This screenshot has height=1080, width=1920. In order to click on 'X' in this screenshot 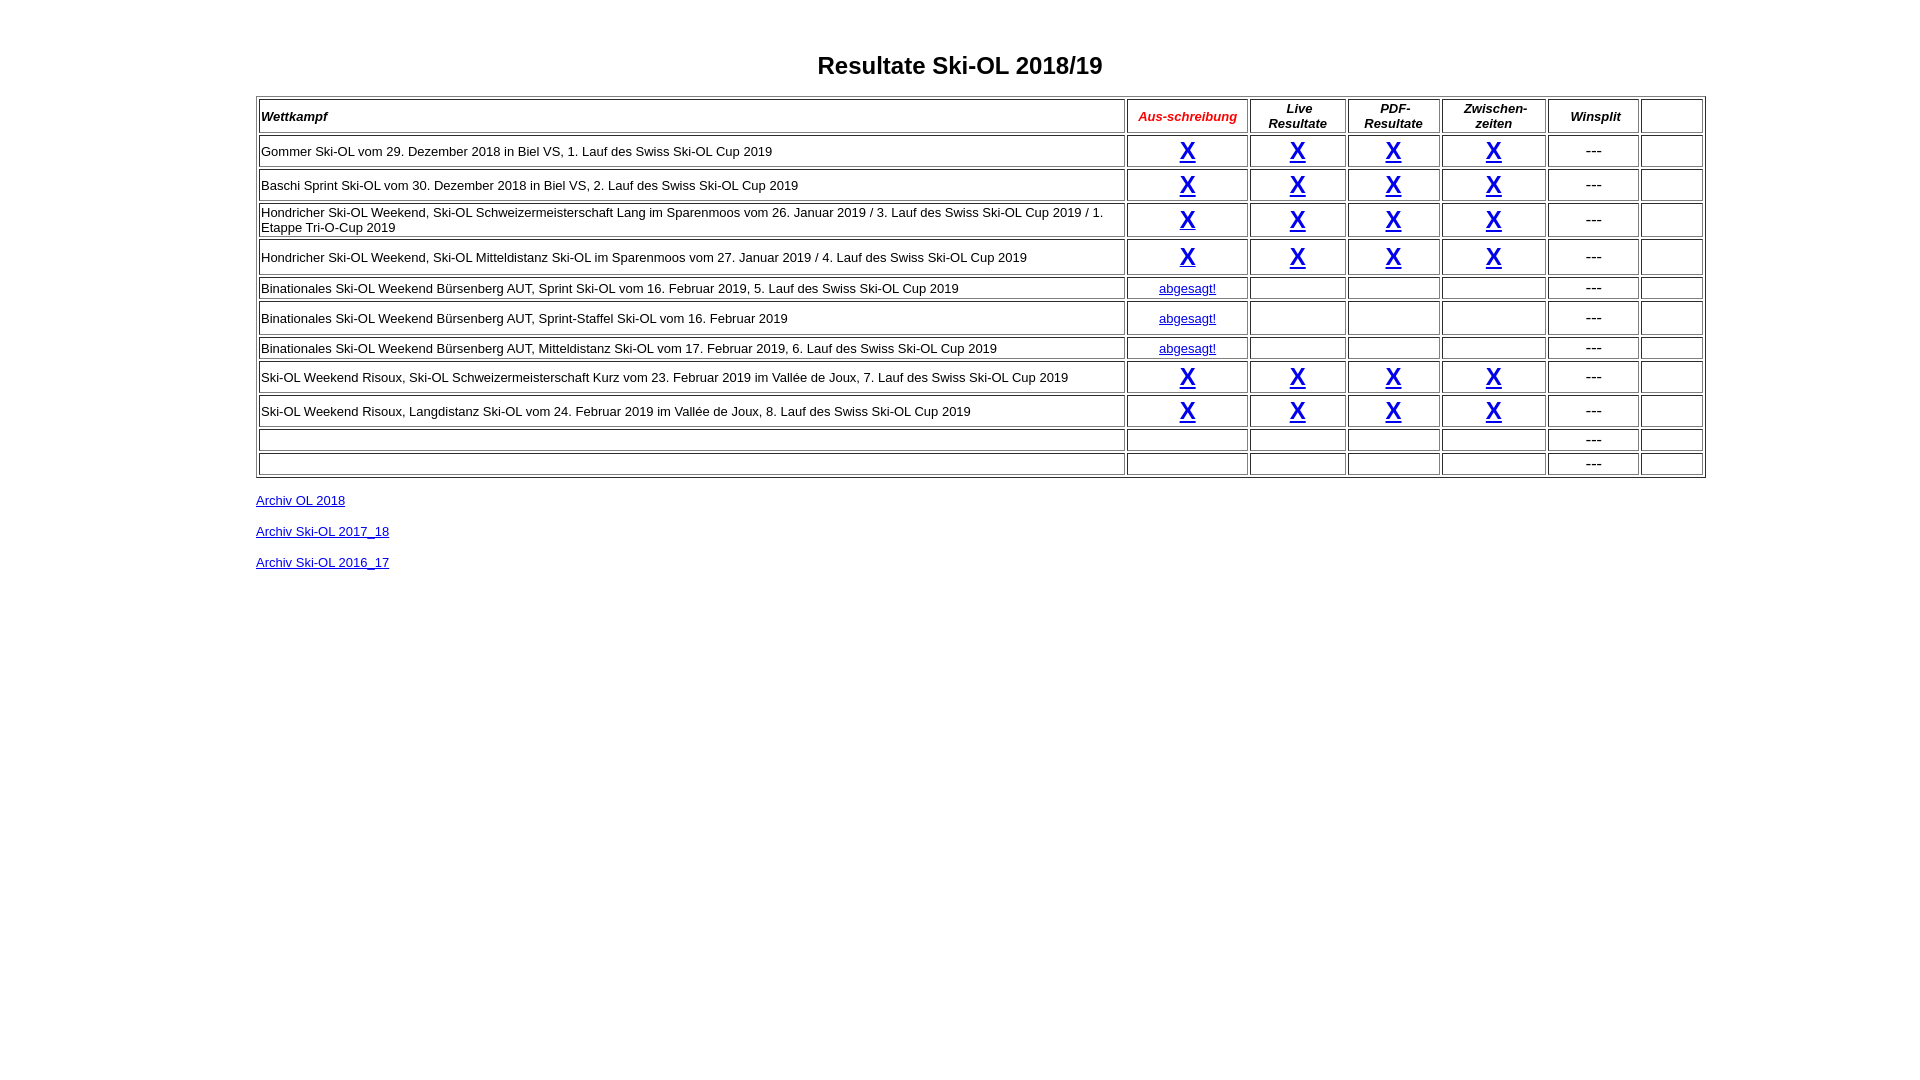, I will do `click(1392, 376)`.